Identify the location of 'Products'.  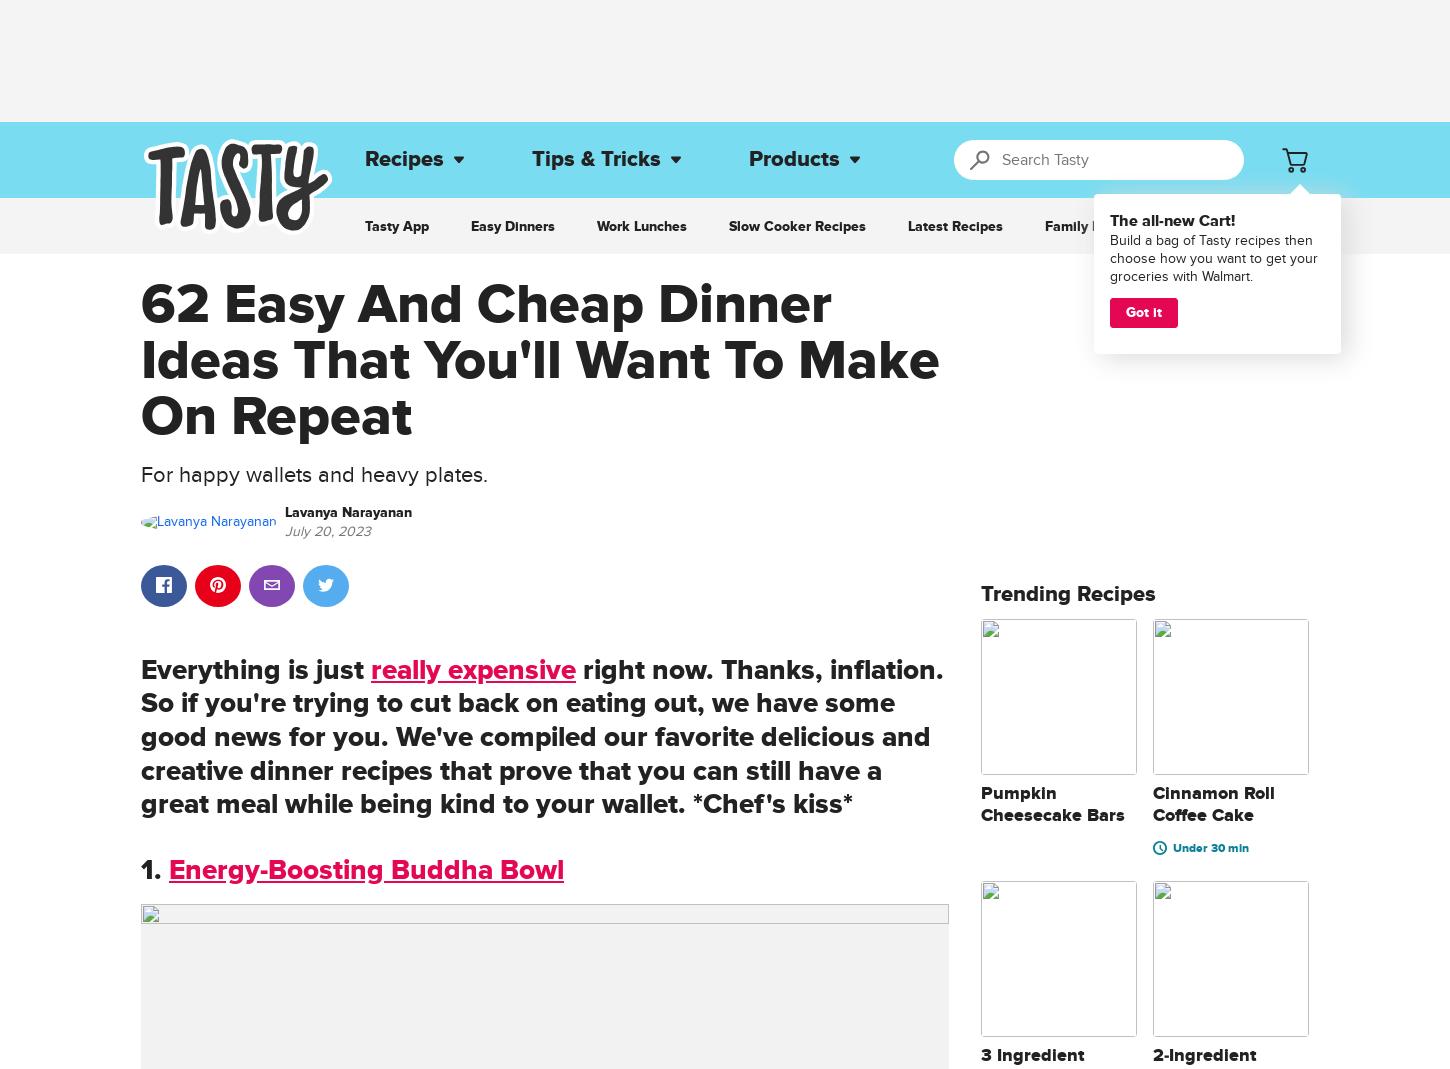
(794, 159).